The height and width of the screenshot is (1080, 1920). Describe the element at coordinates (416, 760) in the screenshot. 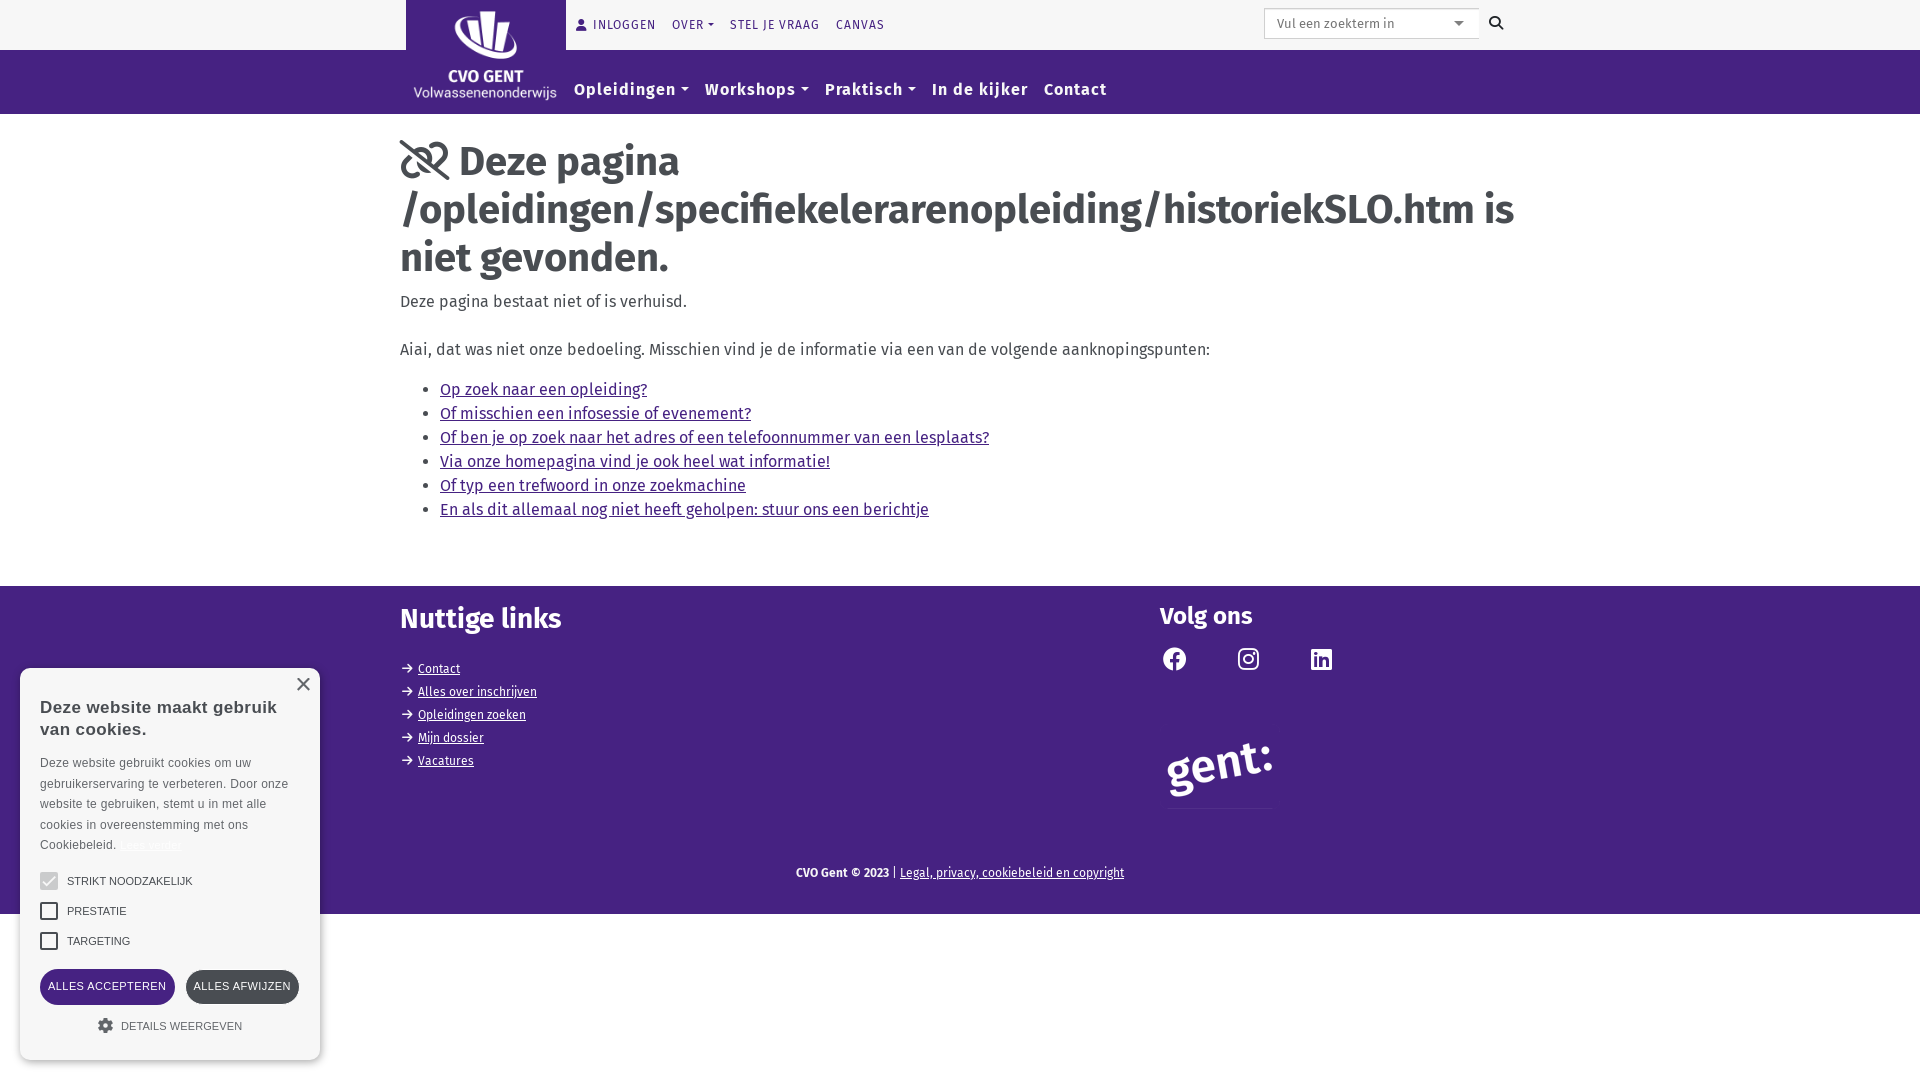

I see `'Vacatures'` at that location.